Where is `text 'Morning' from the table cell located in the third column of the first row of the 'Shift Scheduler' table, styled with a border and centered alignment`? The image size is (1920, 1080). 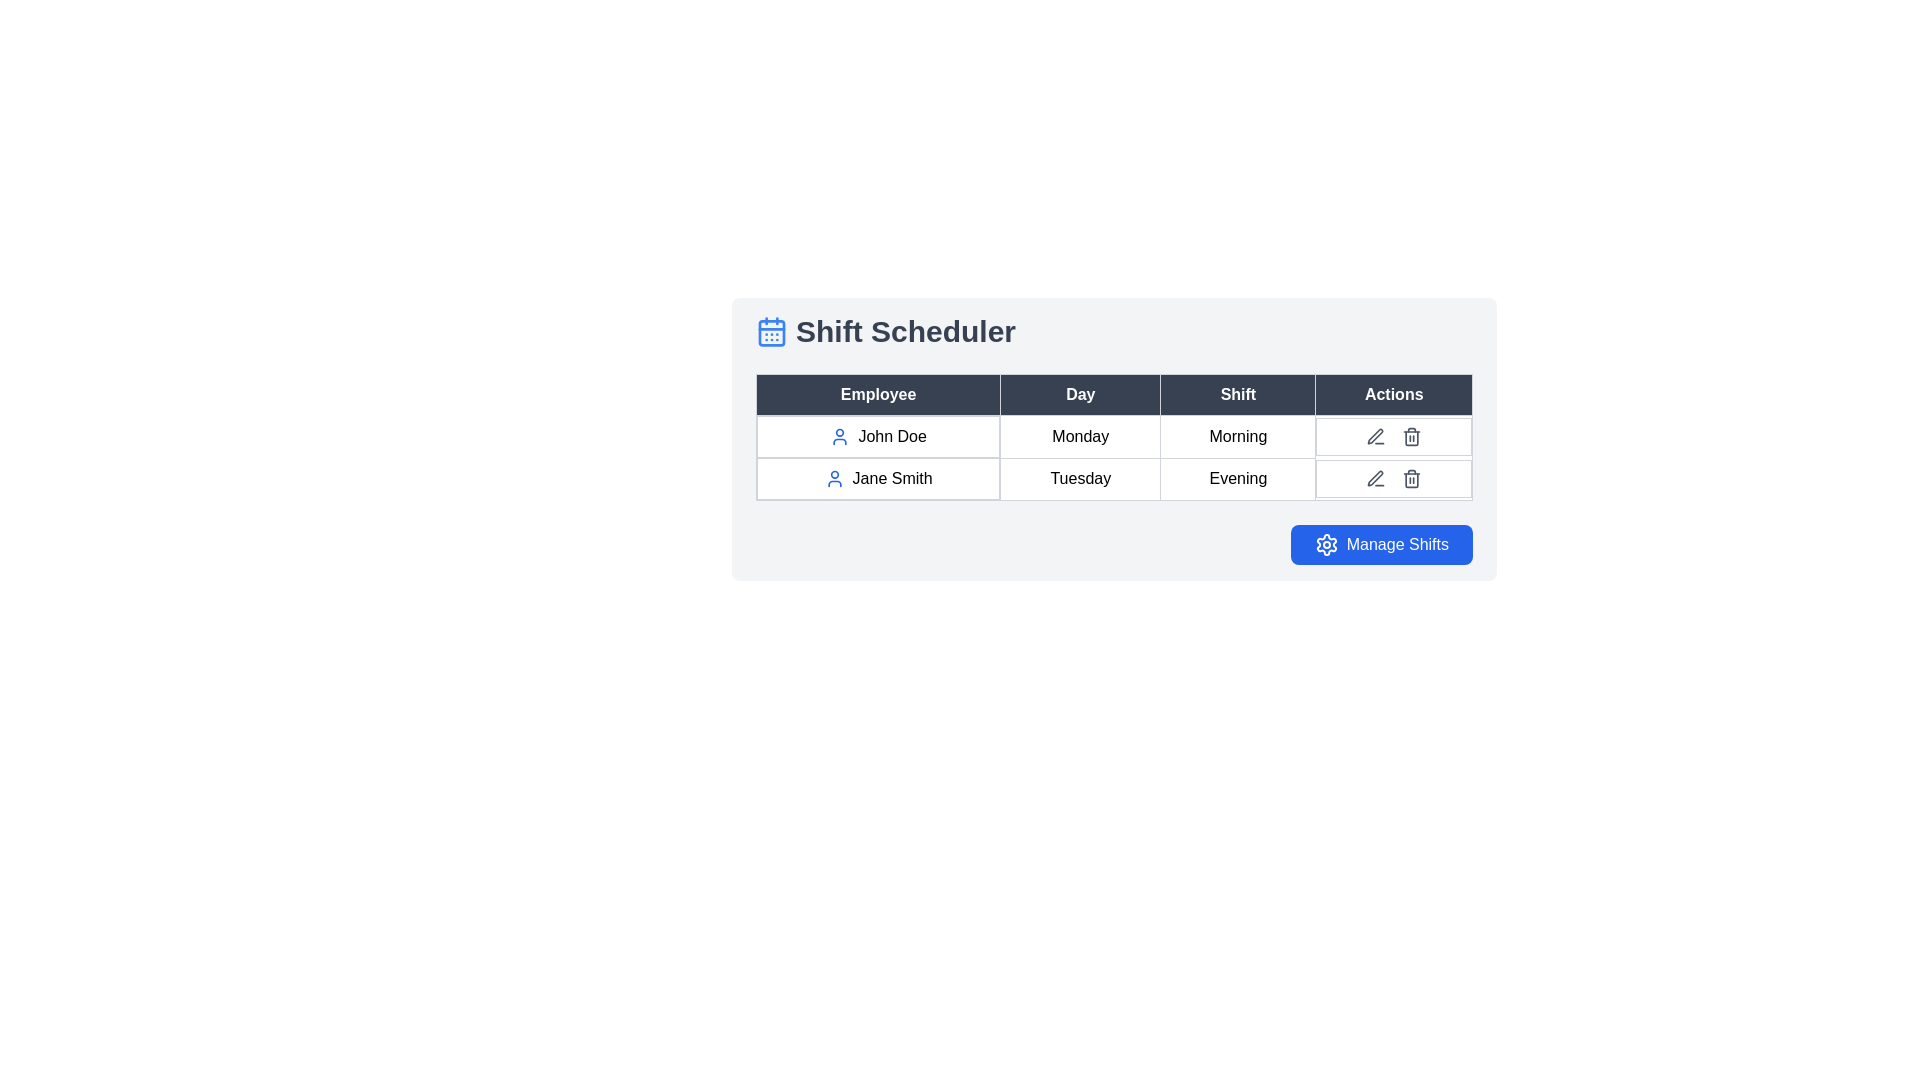 text 'Morning' from the table cell located in the third column of the first row of the 'Shift Scheduler' table, styled with a border and centered alignment is located at coordinates (1237, 435).